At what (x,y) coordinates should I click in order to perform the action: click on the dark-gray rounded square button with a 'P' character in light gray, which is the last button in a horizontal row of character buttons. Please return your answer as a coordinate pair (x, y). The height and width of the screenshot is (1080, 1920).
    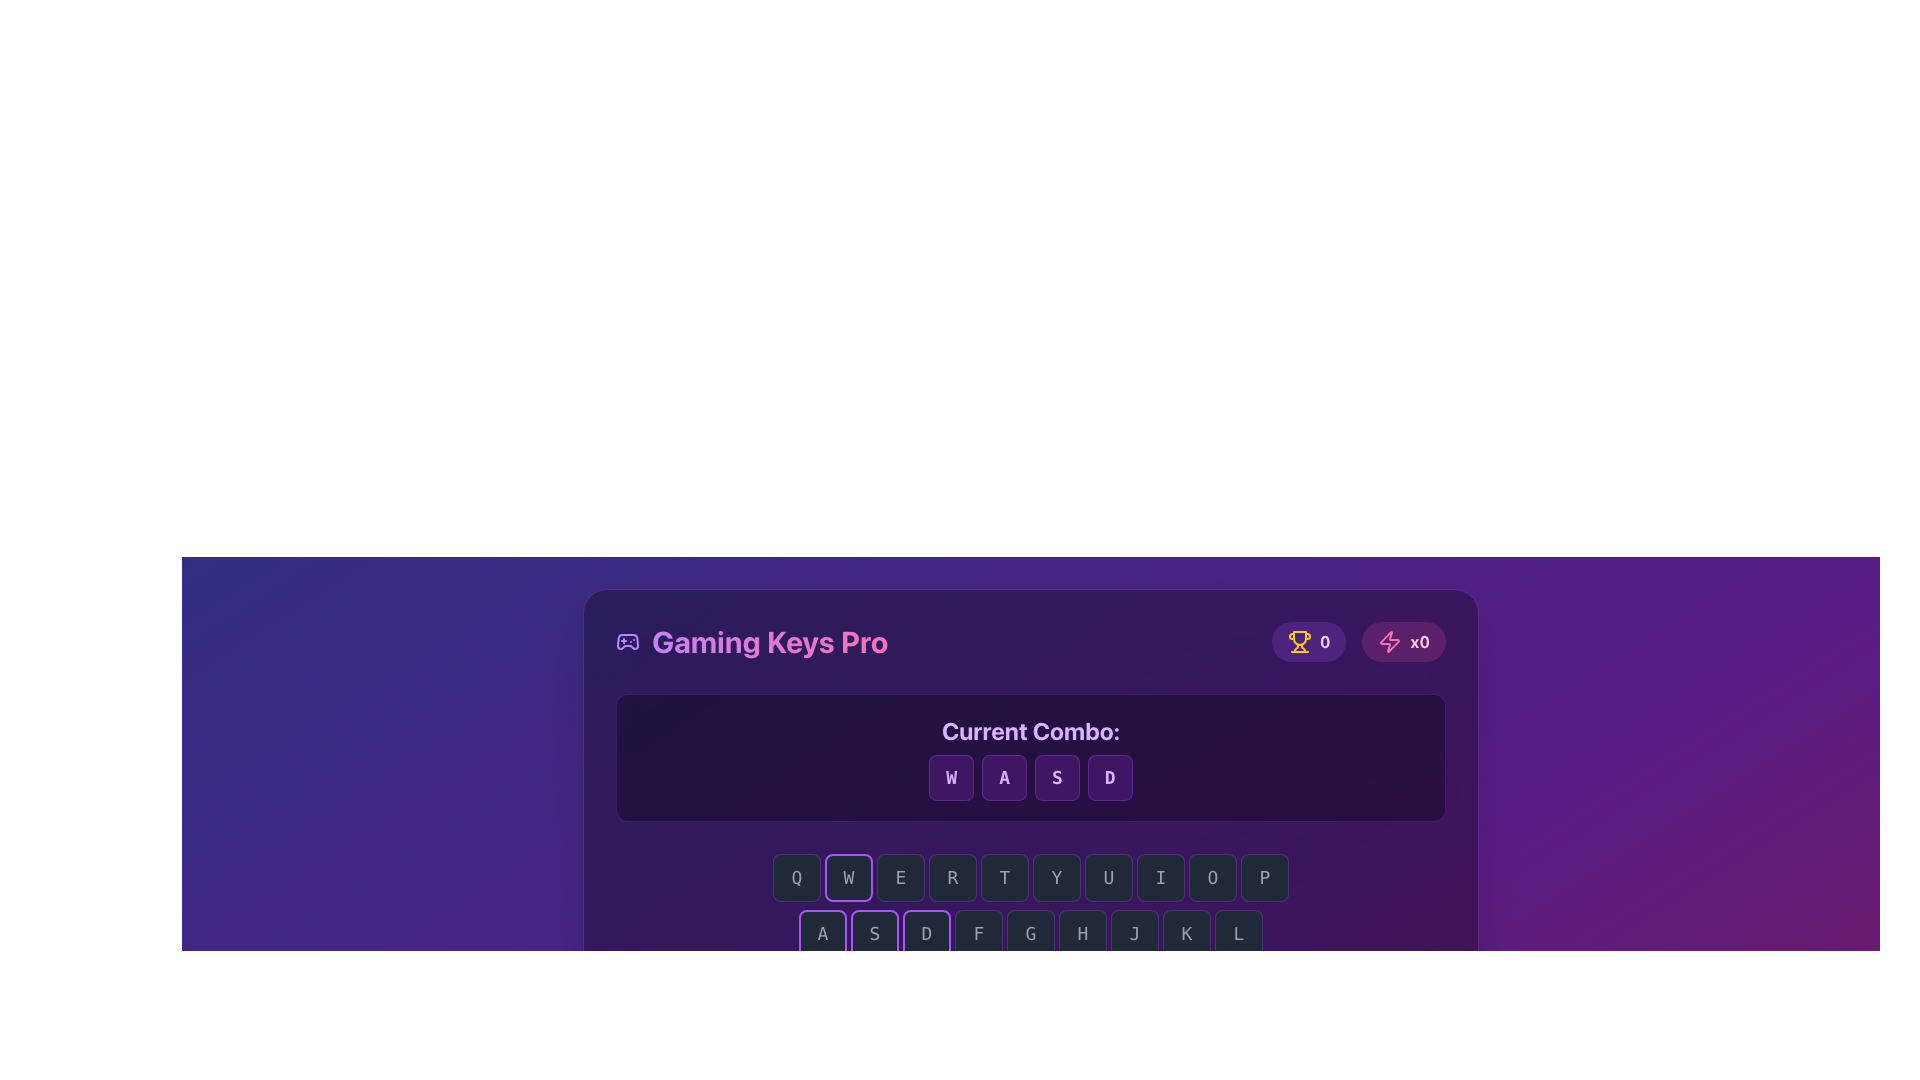
    Looking at the image, I should click on (1264, 877).